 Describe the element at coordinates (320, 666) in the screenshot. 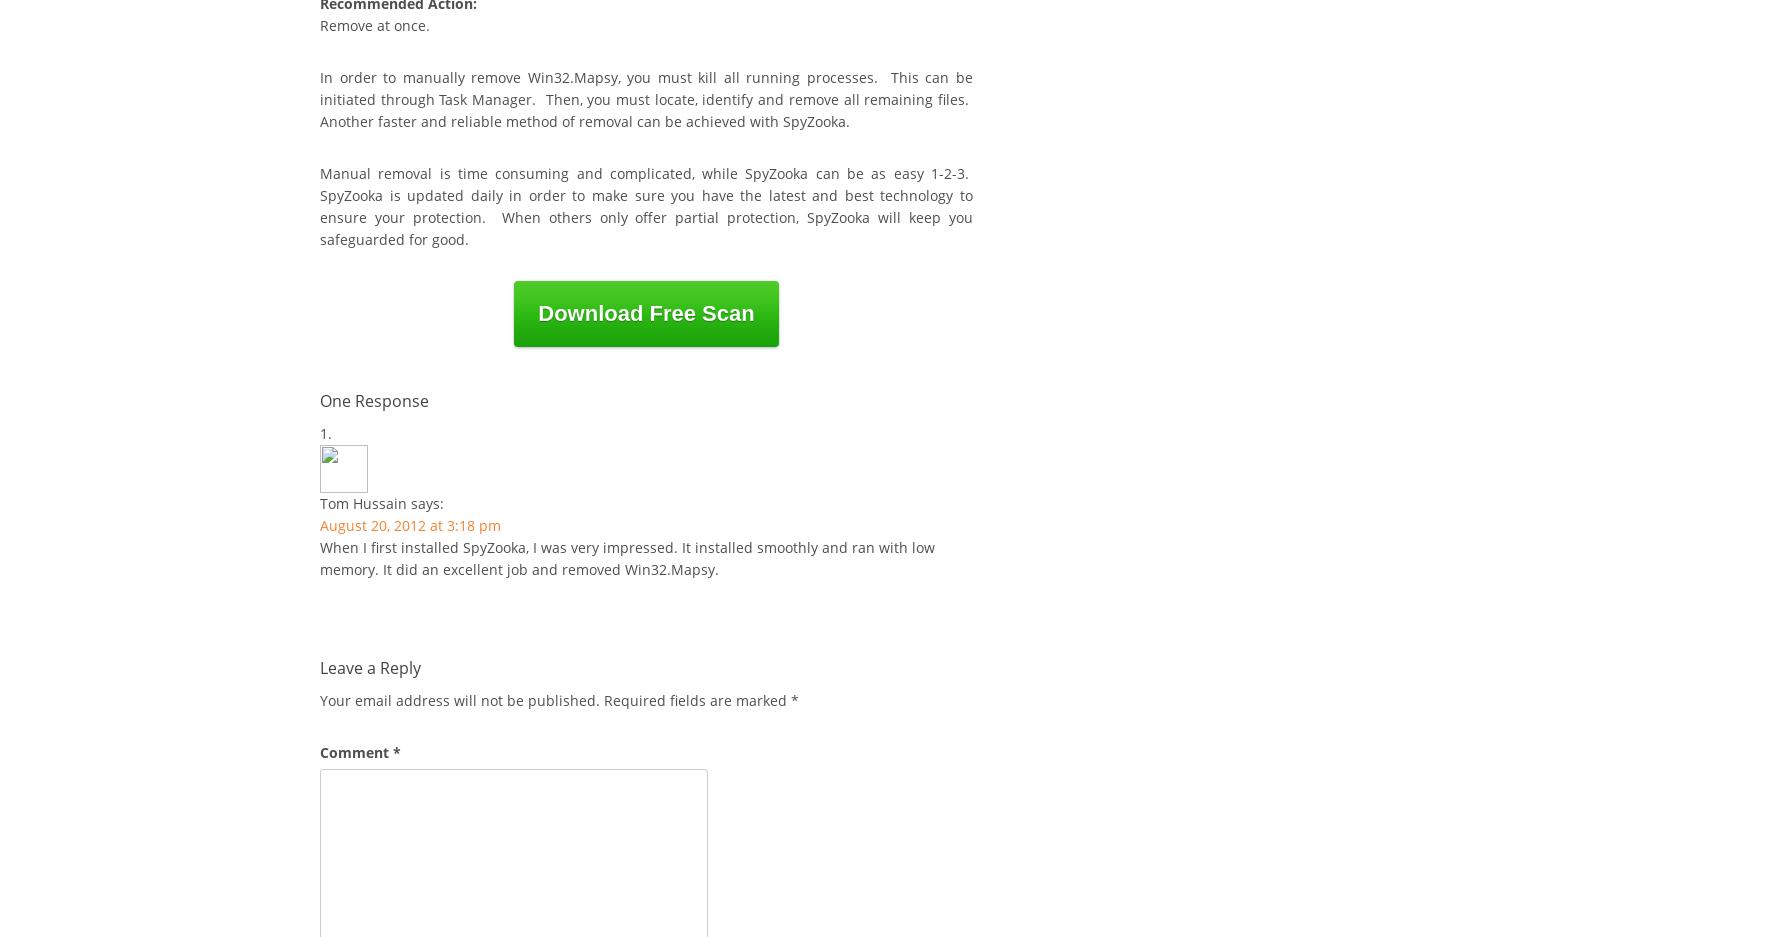

I see `'Leave a Reply'` at that location.